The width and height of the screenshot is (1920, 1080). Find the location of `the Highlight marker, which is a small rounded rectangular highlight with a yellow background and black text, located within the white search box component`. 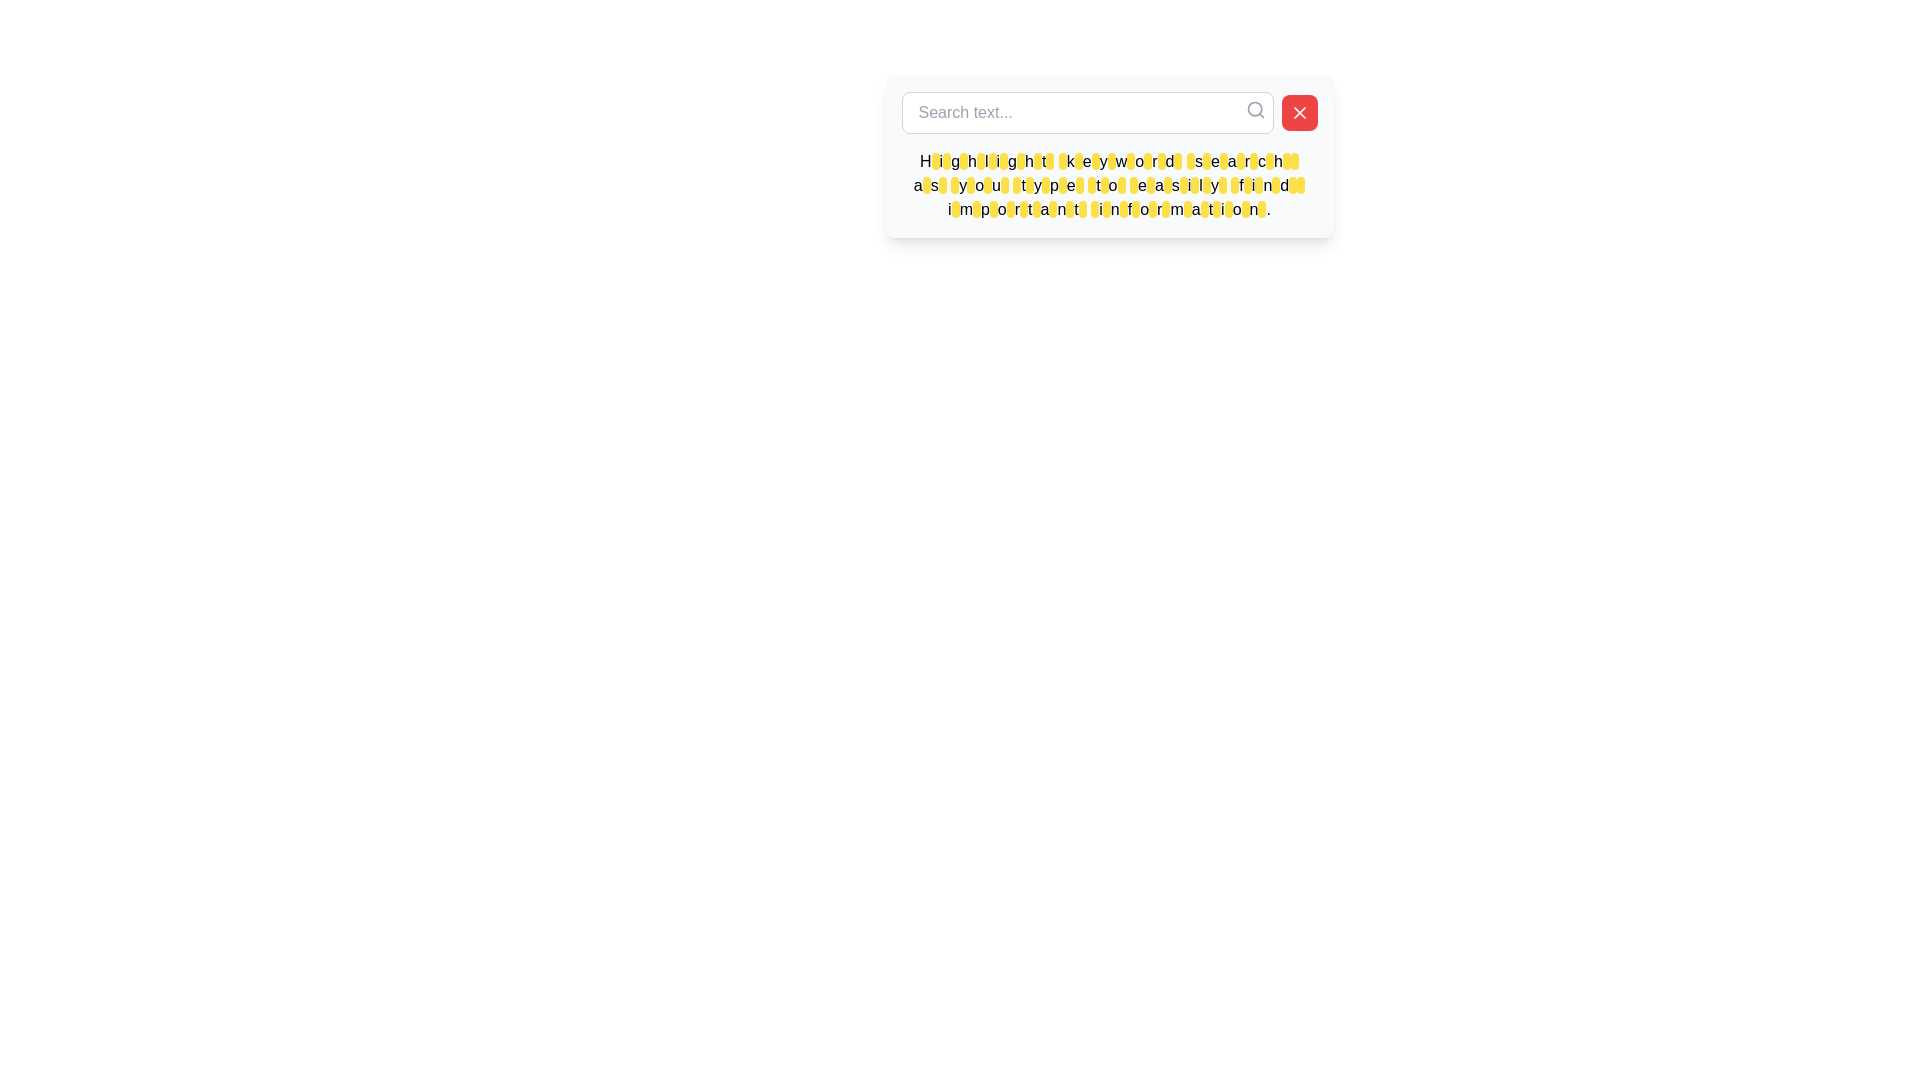

the Highlight marker, which is a small rounded rectangular highlight with a yellow background and black text, located within the white search box component is located at coordinates (1167, 185).